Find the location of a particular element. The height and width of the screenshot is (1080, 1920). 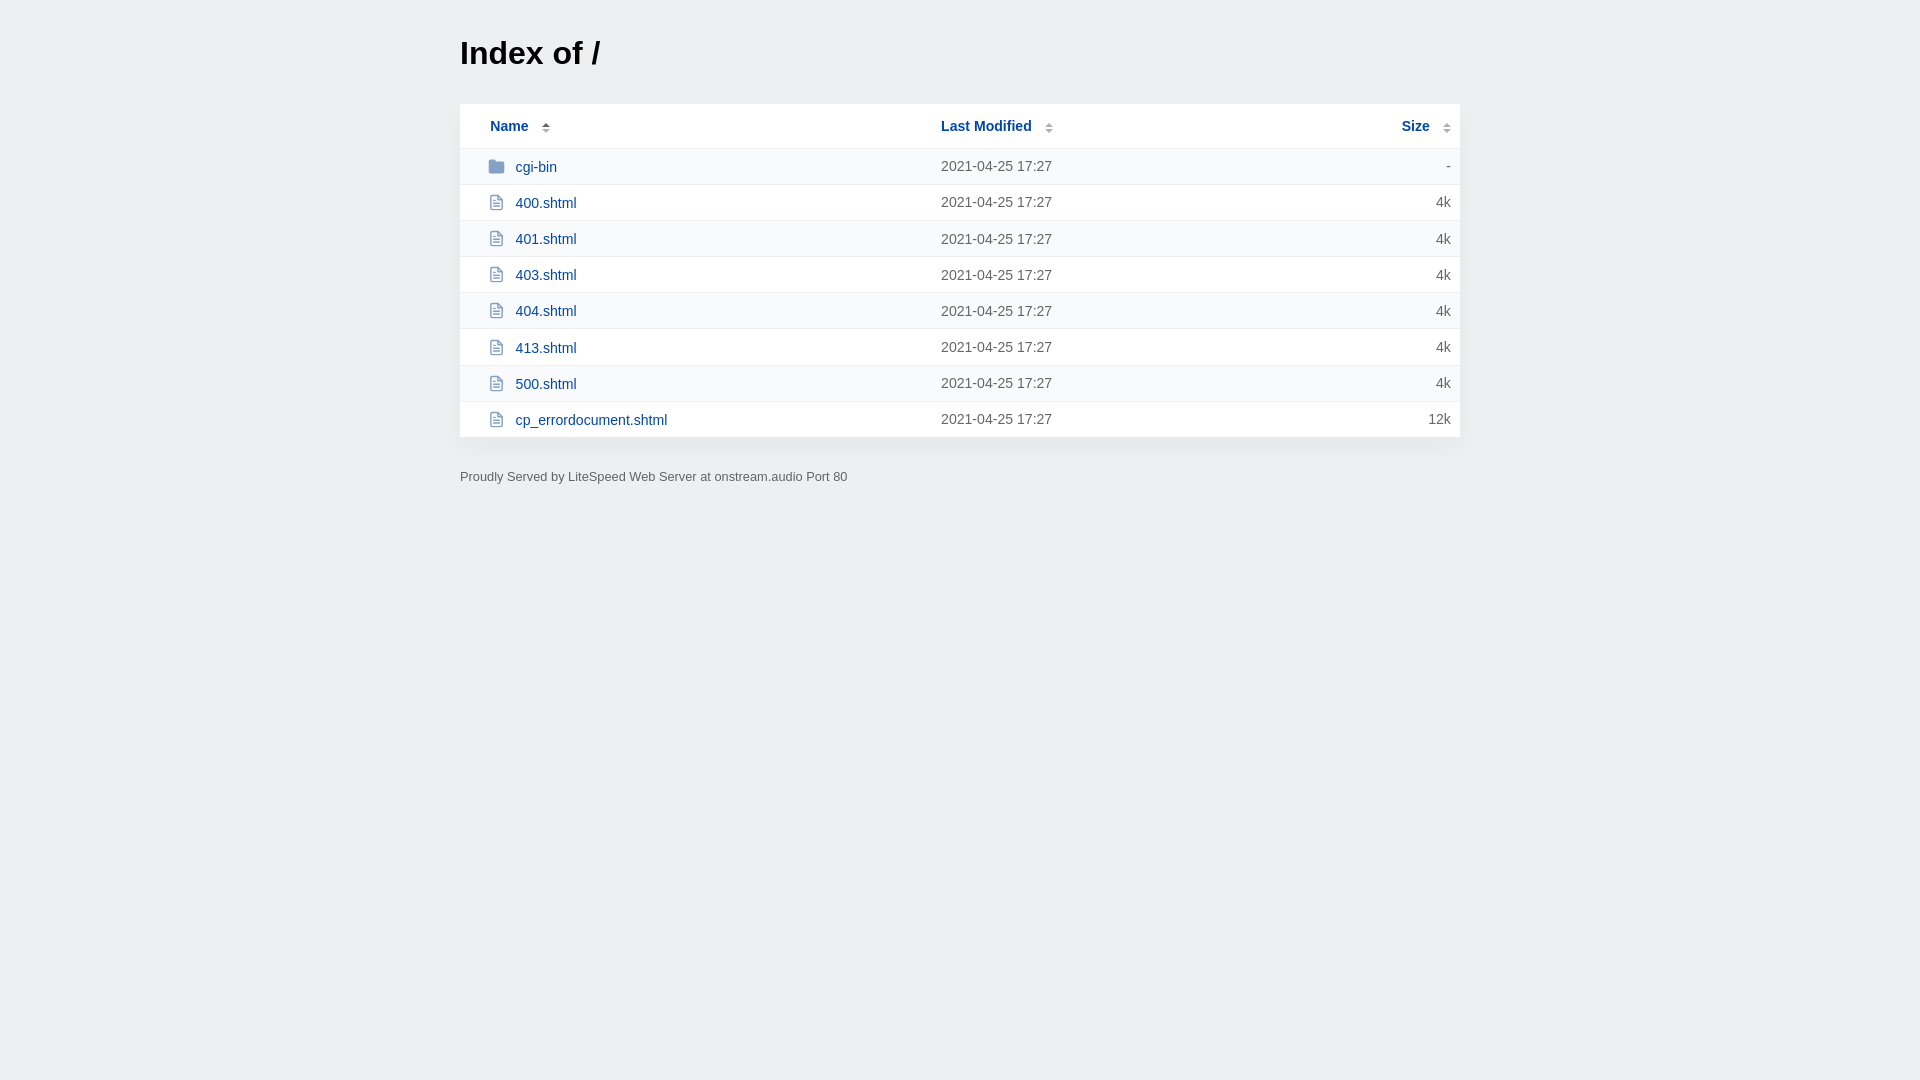

'Name' is located at coordinates (508, 126).